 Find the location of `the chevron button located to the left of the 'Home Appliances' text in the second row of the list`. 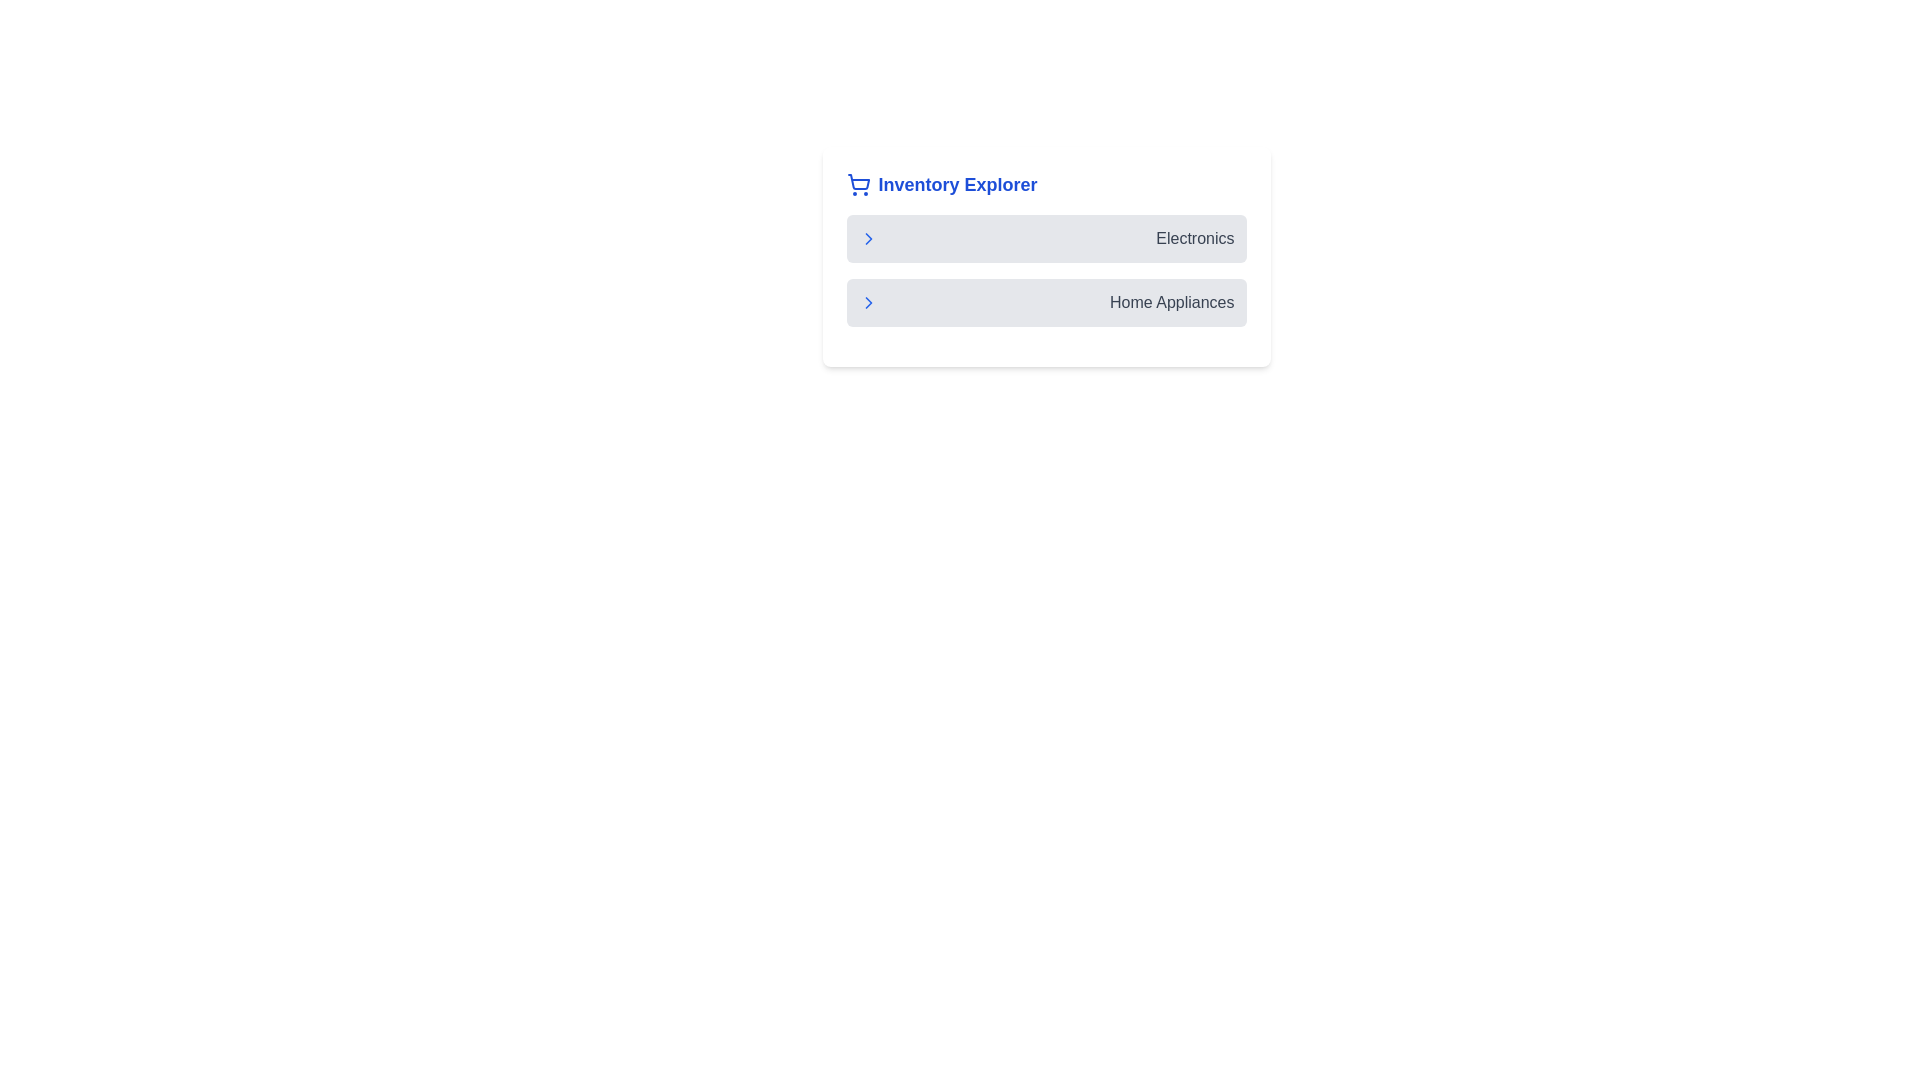

the chevron button located to the left of the 'Home Appliances' text in the second row of the list is located at coordinates (868, 303).